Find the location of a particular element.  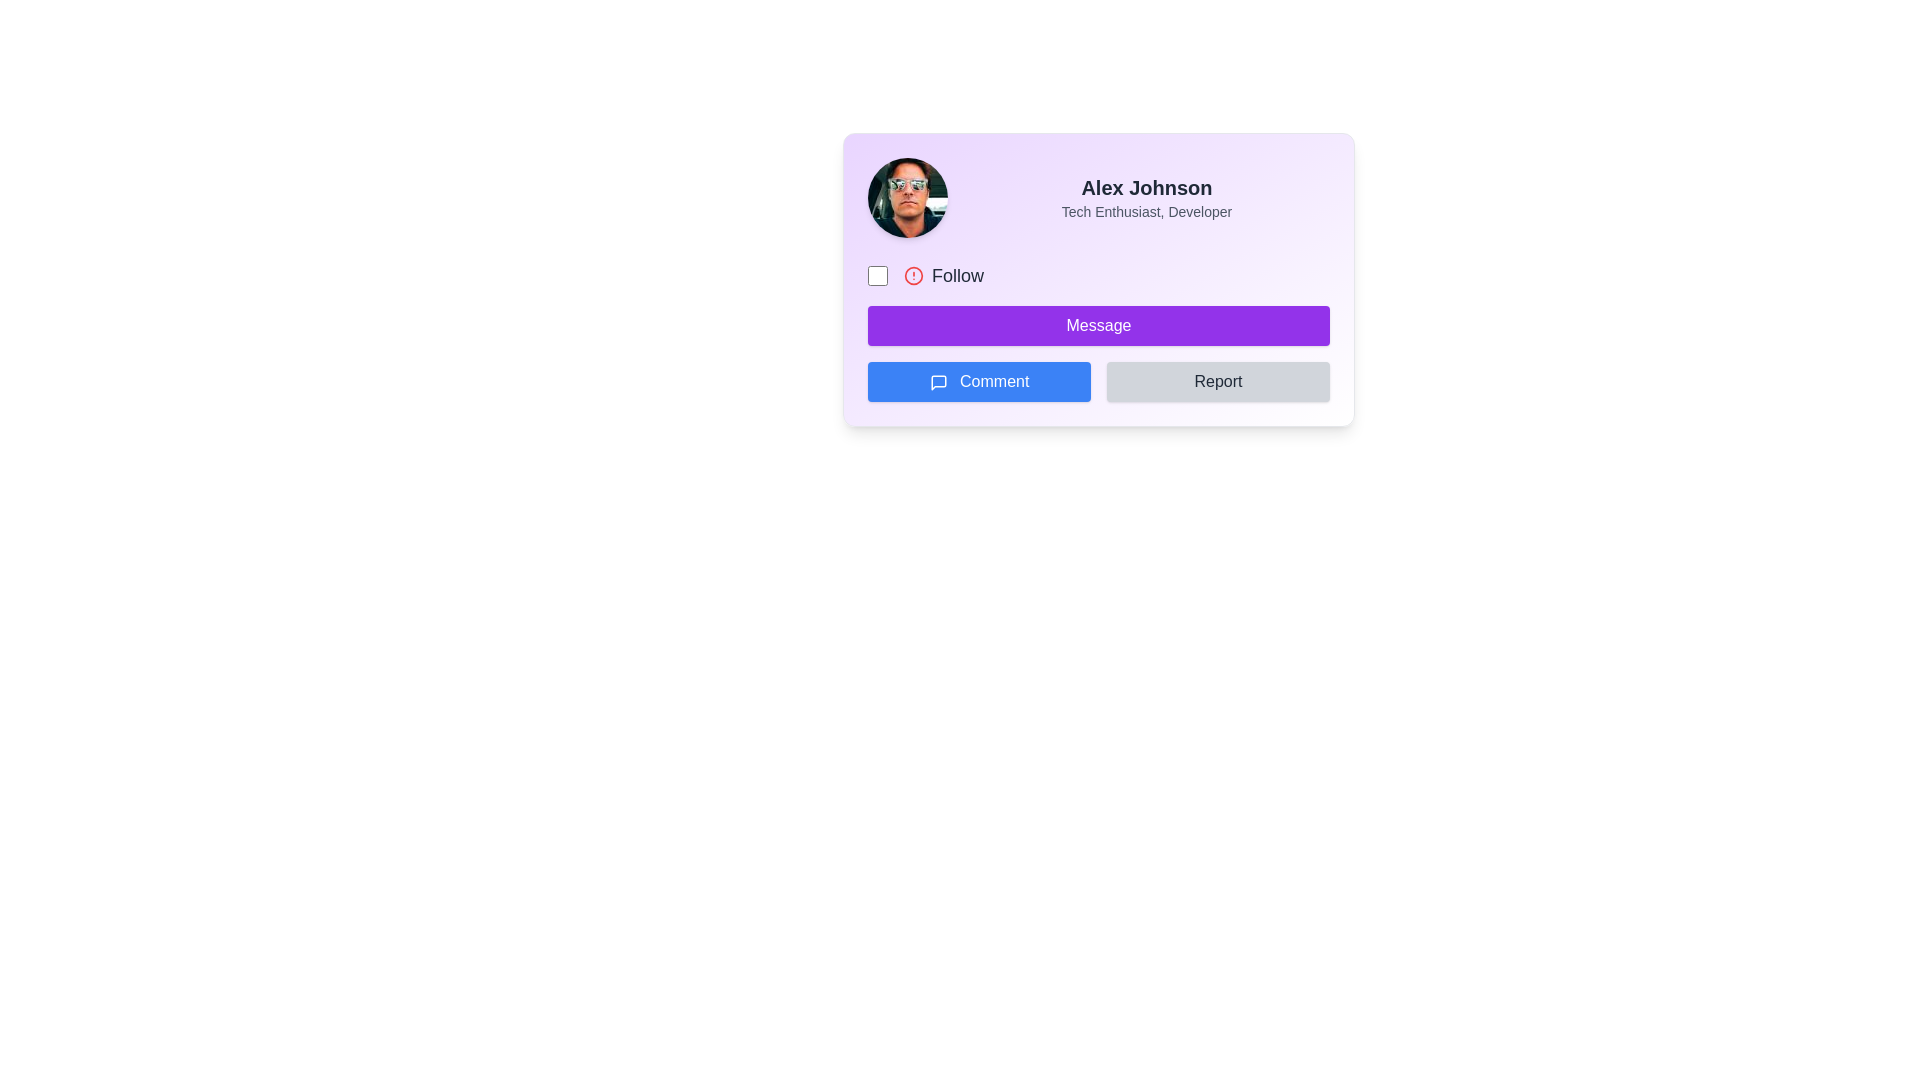

the comment icon located inside the blue button labeled 'Comment', positioned towards the left of the button is located at coordinates (937, 382).